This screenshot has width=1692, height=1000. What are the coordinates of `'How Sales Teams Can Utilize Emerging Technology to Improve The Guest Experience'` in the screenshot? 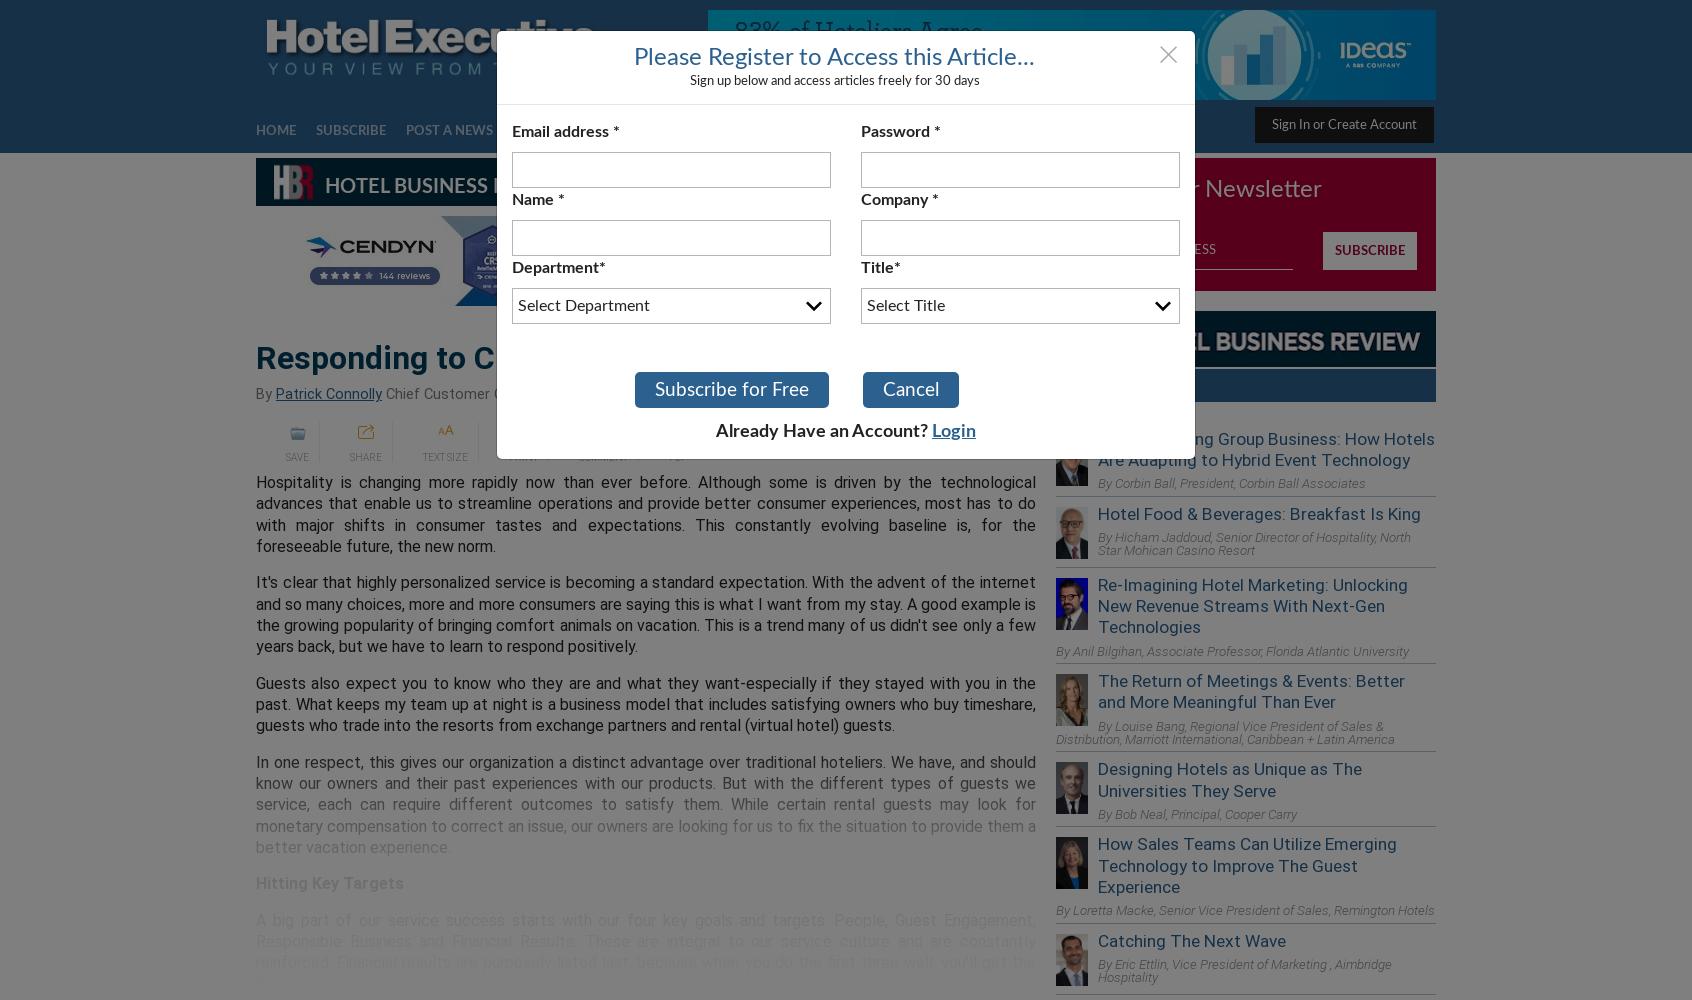 It's located at (1097, 864).